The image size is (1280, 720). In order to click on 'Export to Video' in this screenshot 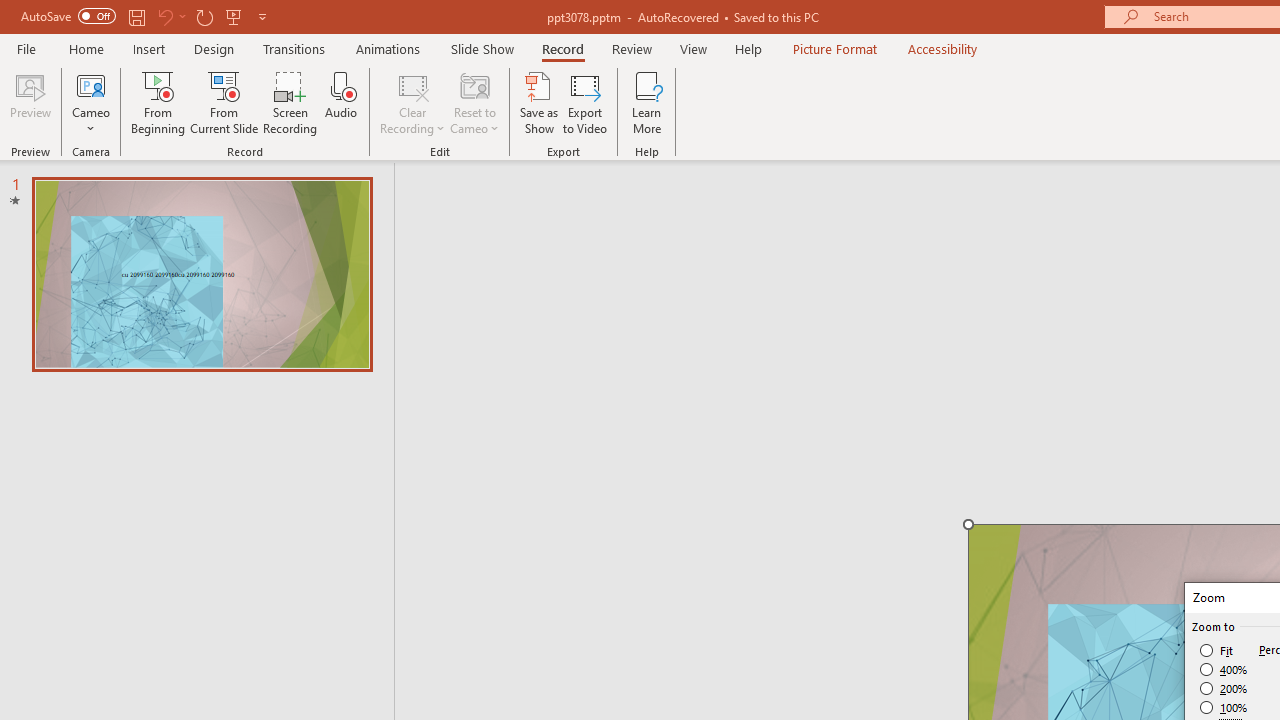, I will do `click(584, 103)`.